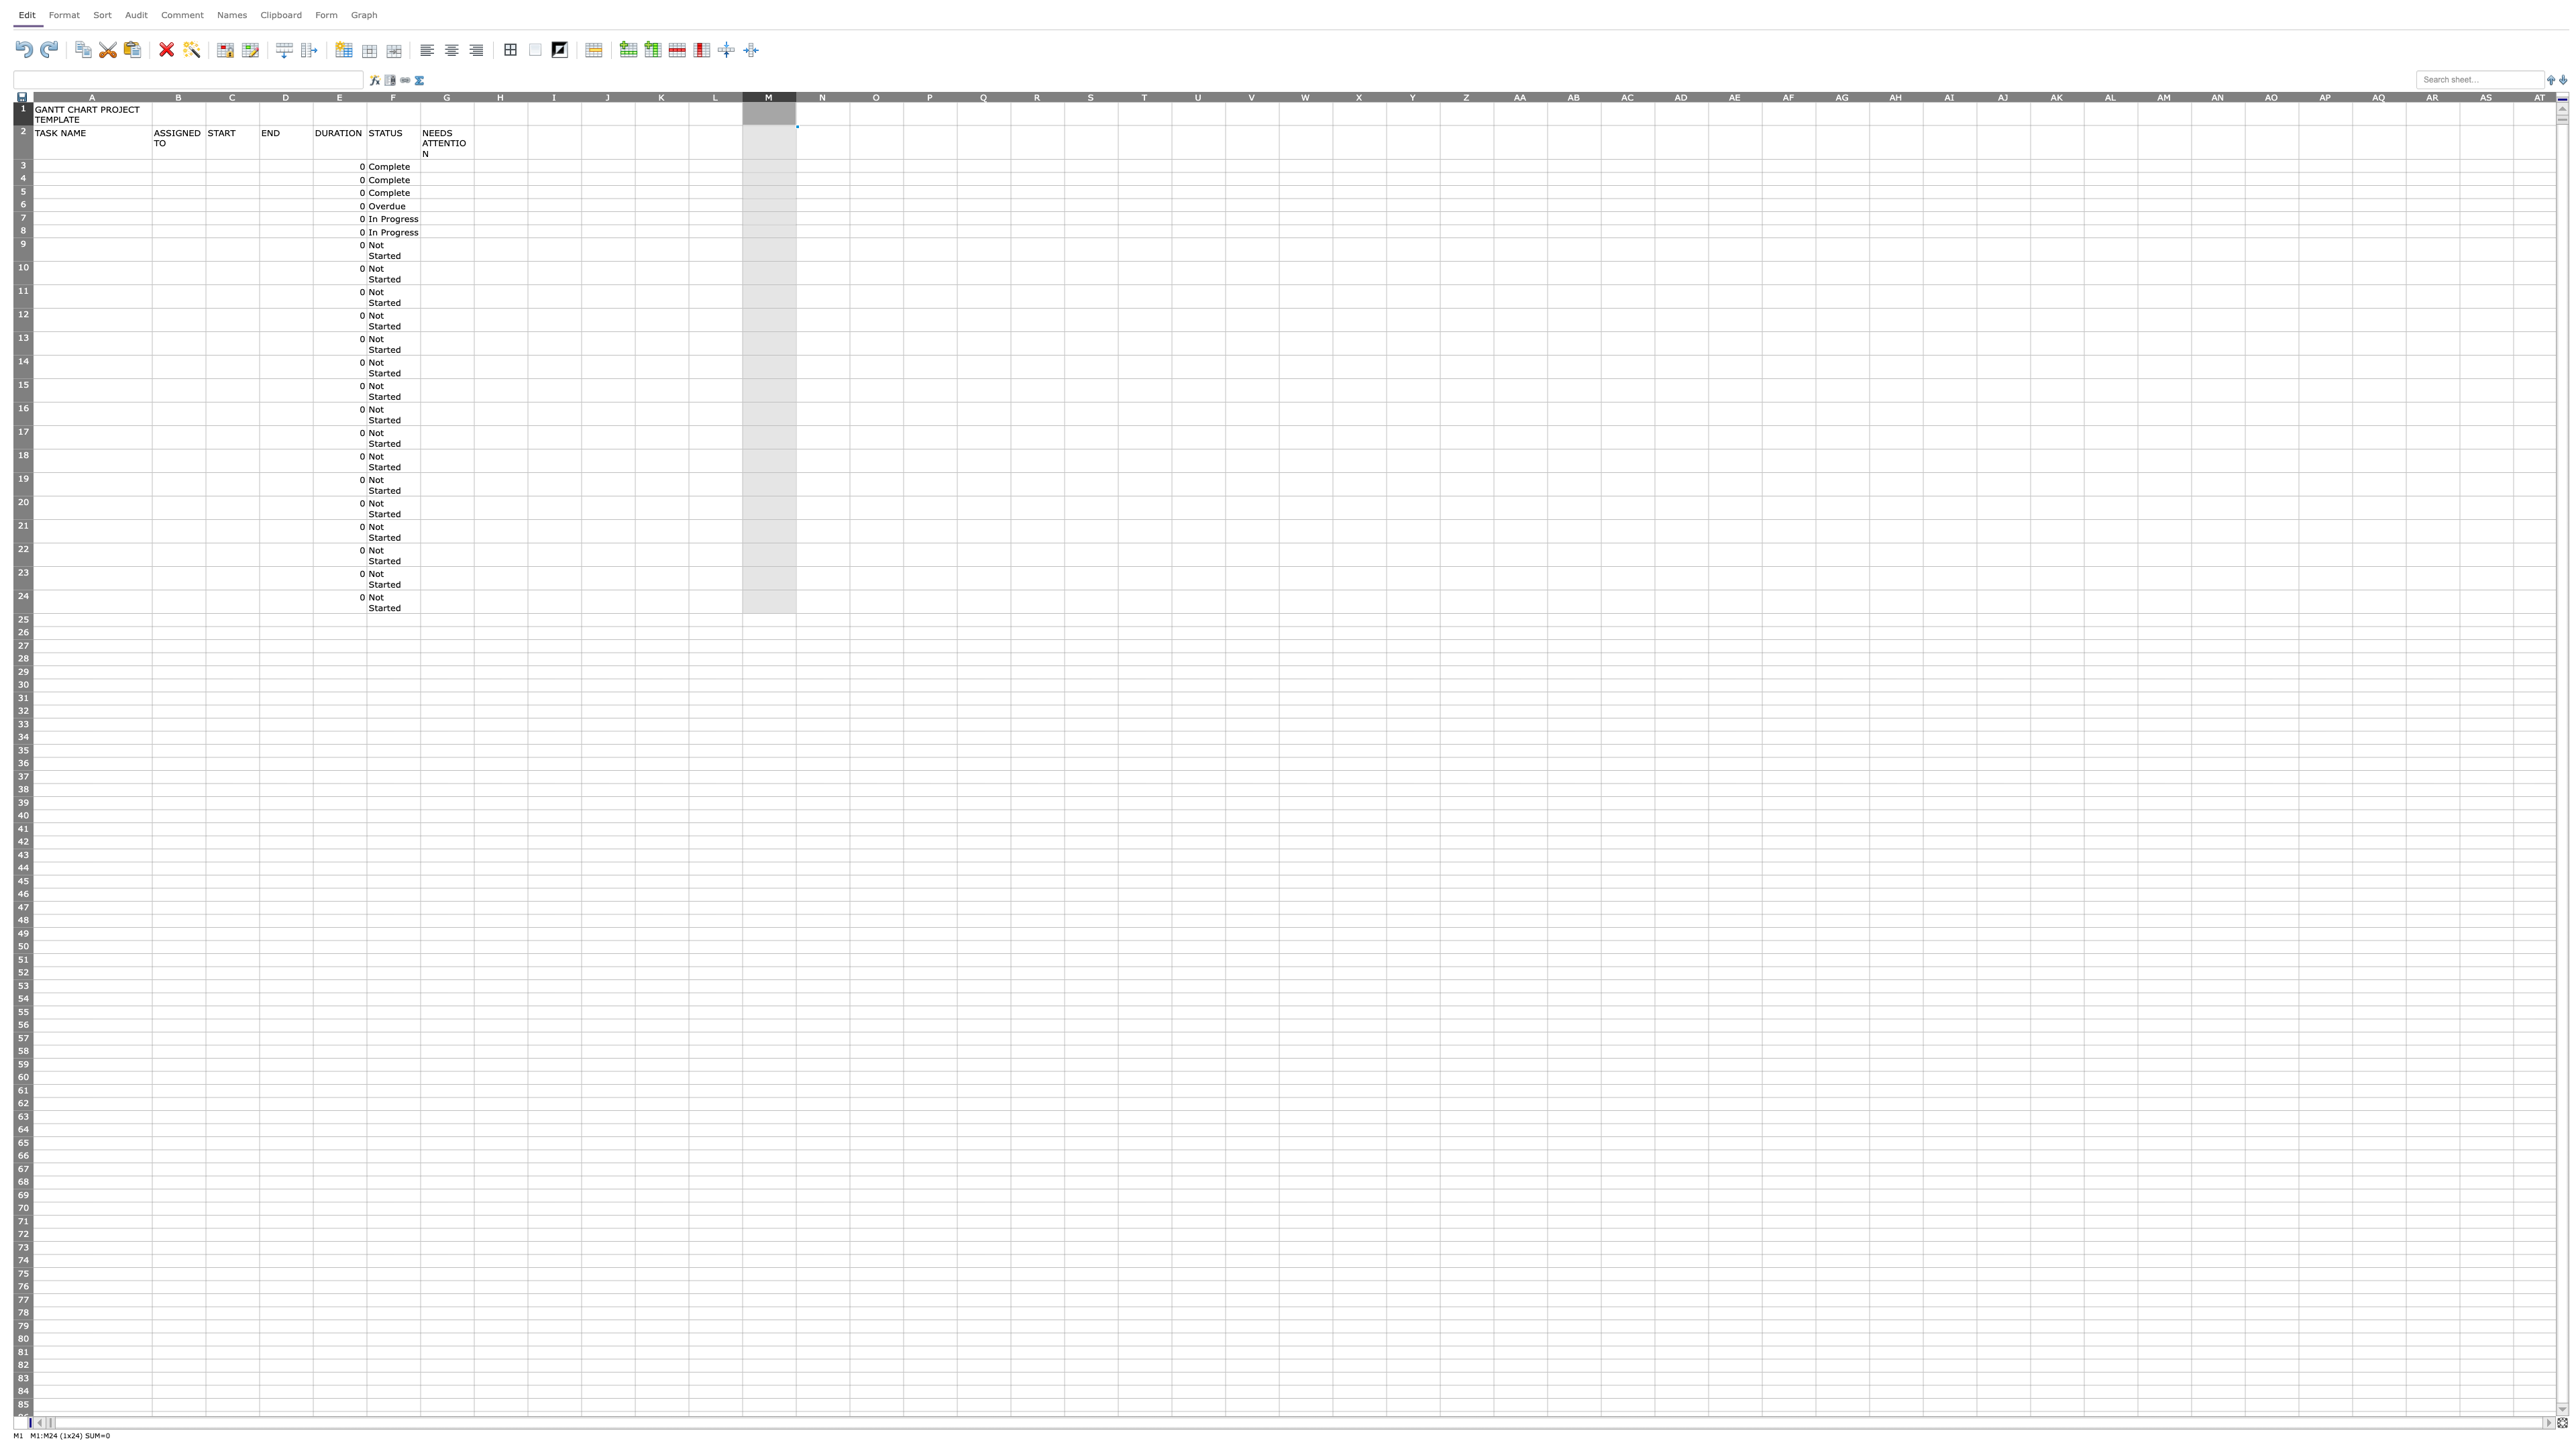  What do you see at coordinates (848, 95) in the screenshot?
I see `column N's right edge for resizing` at bounding box center [848, 95].